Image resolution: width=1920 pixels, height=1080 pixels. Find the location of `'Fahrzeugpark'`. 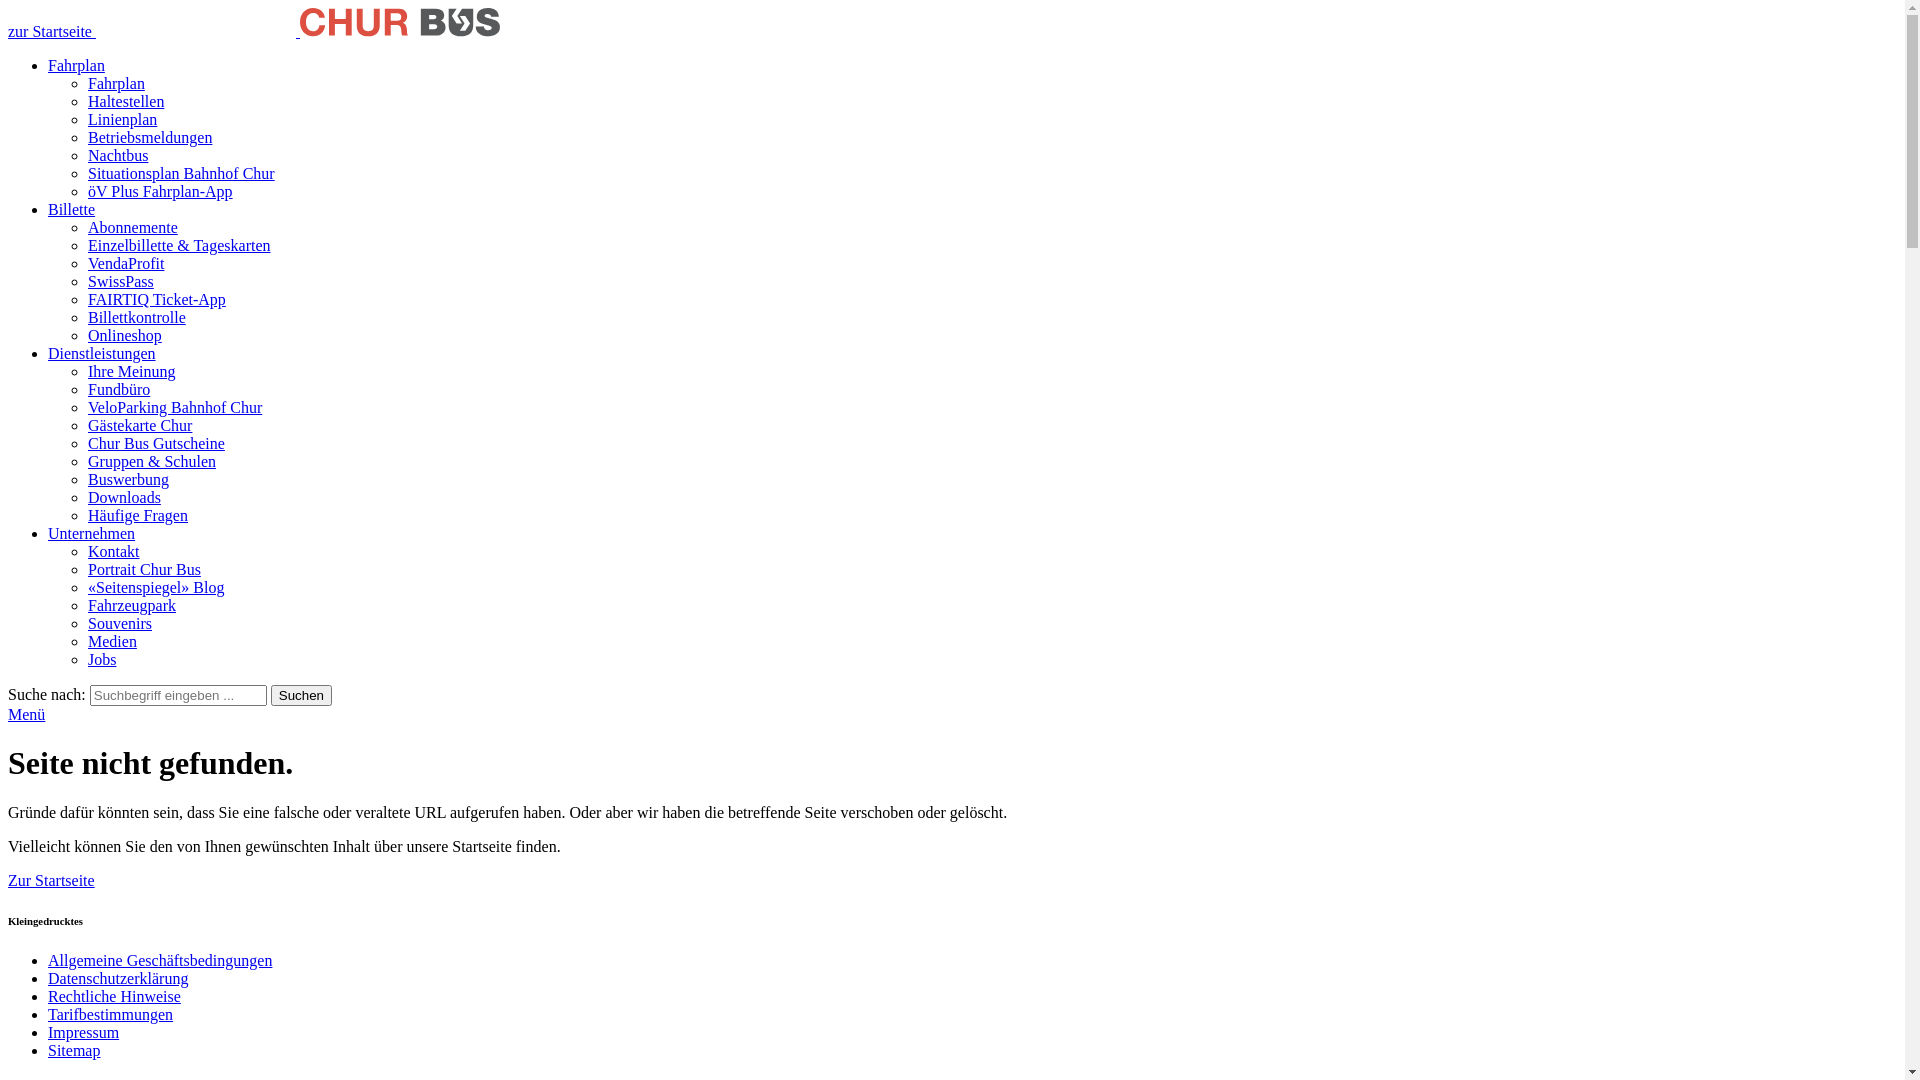

'Fahrzeugpark' is located at coordinates (130, 604).